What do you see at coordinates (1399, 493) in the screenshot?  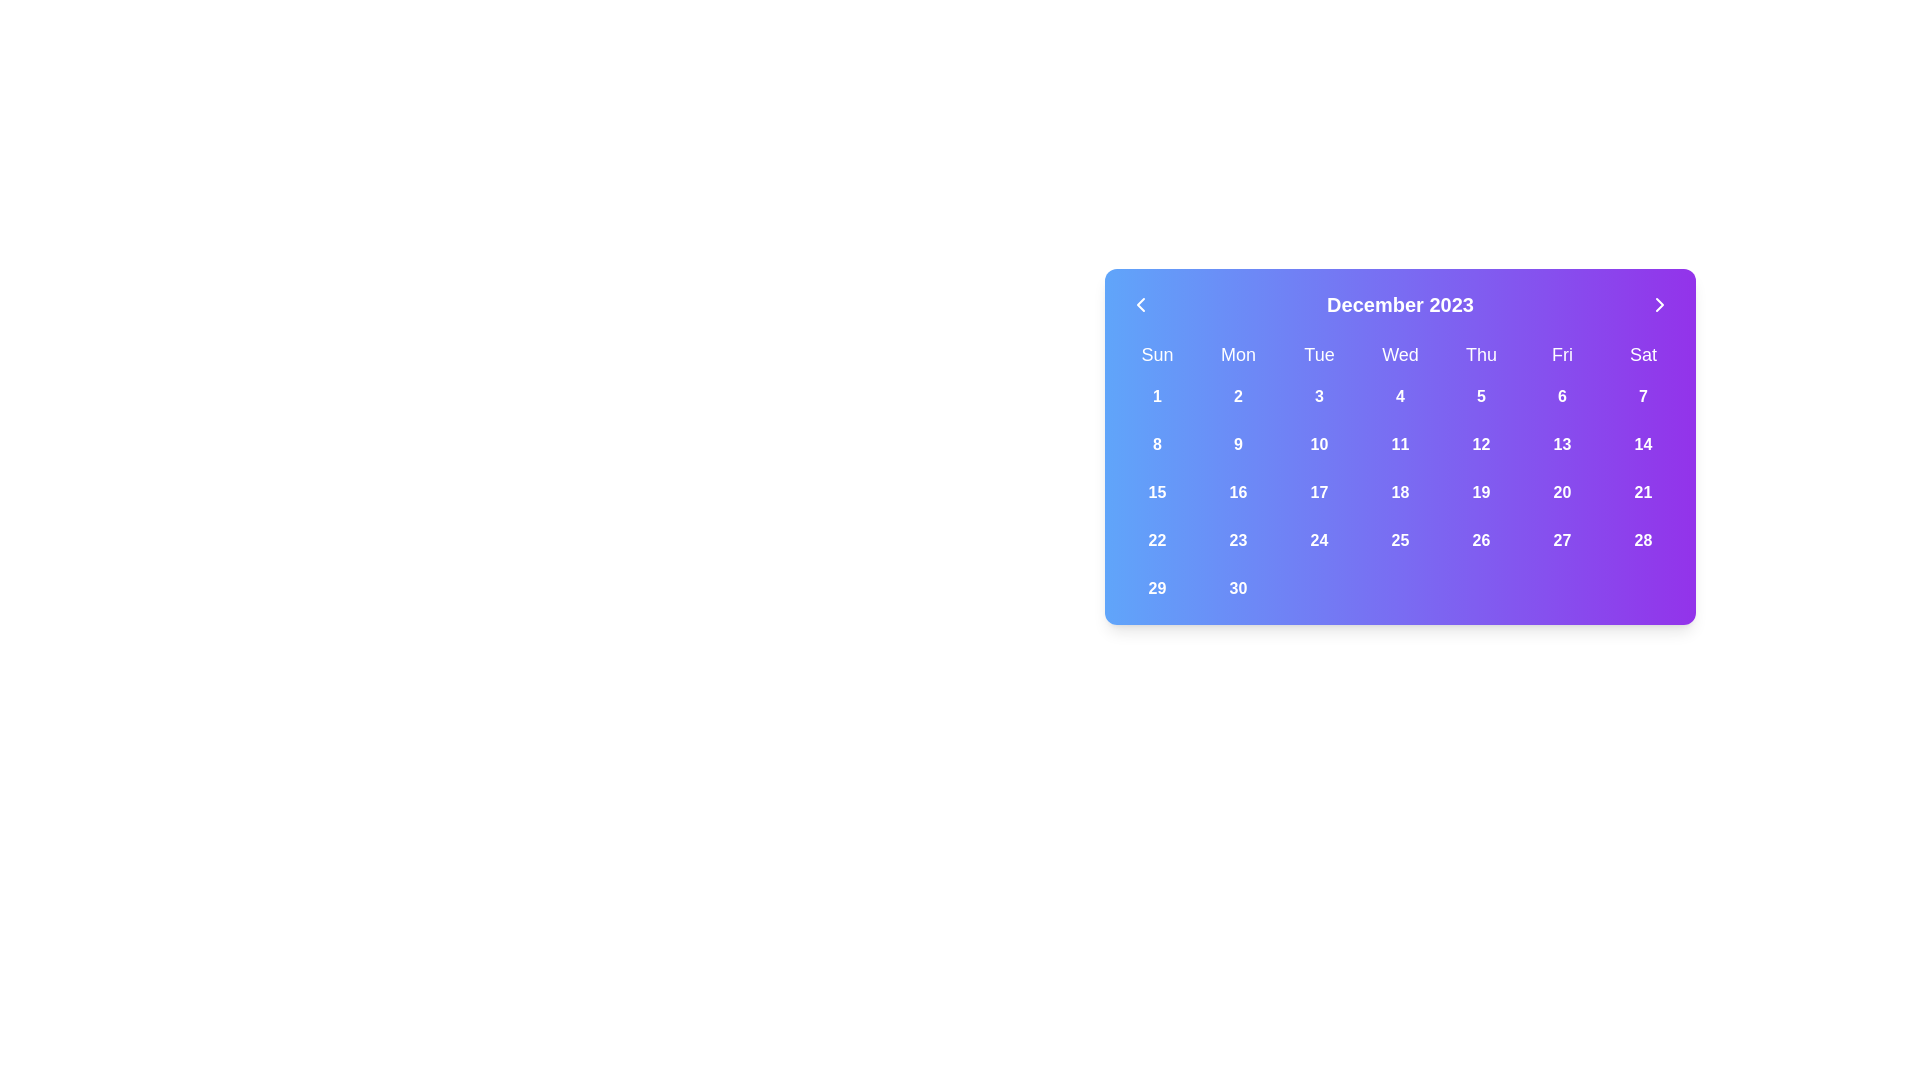 I see `the button representing the 18th day in the calendar, located under the 'Tue' column in the third week row` at bounding box center [1399, 493].